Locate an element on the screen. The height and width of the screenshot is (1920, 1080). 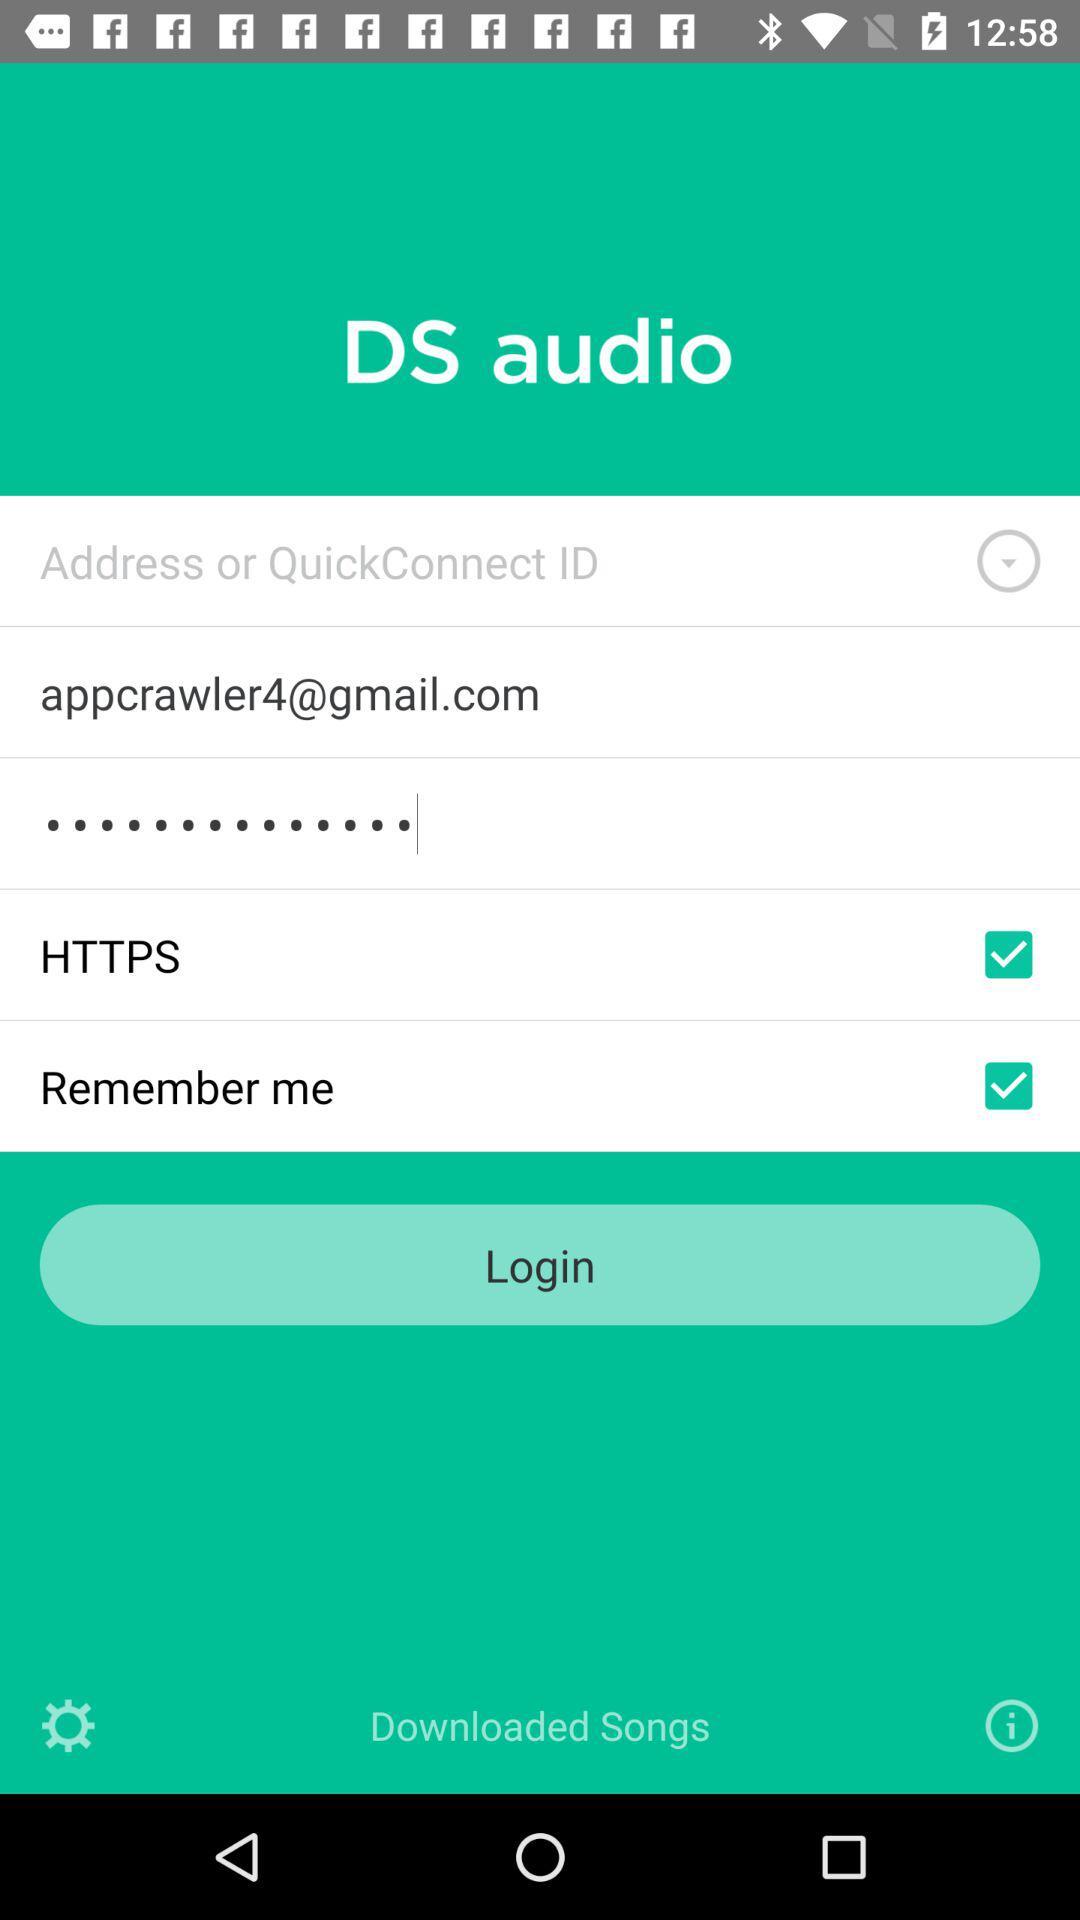
show/hide adress id options is located at coordinates (1008, 560).